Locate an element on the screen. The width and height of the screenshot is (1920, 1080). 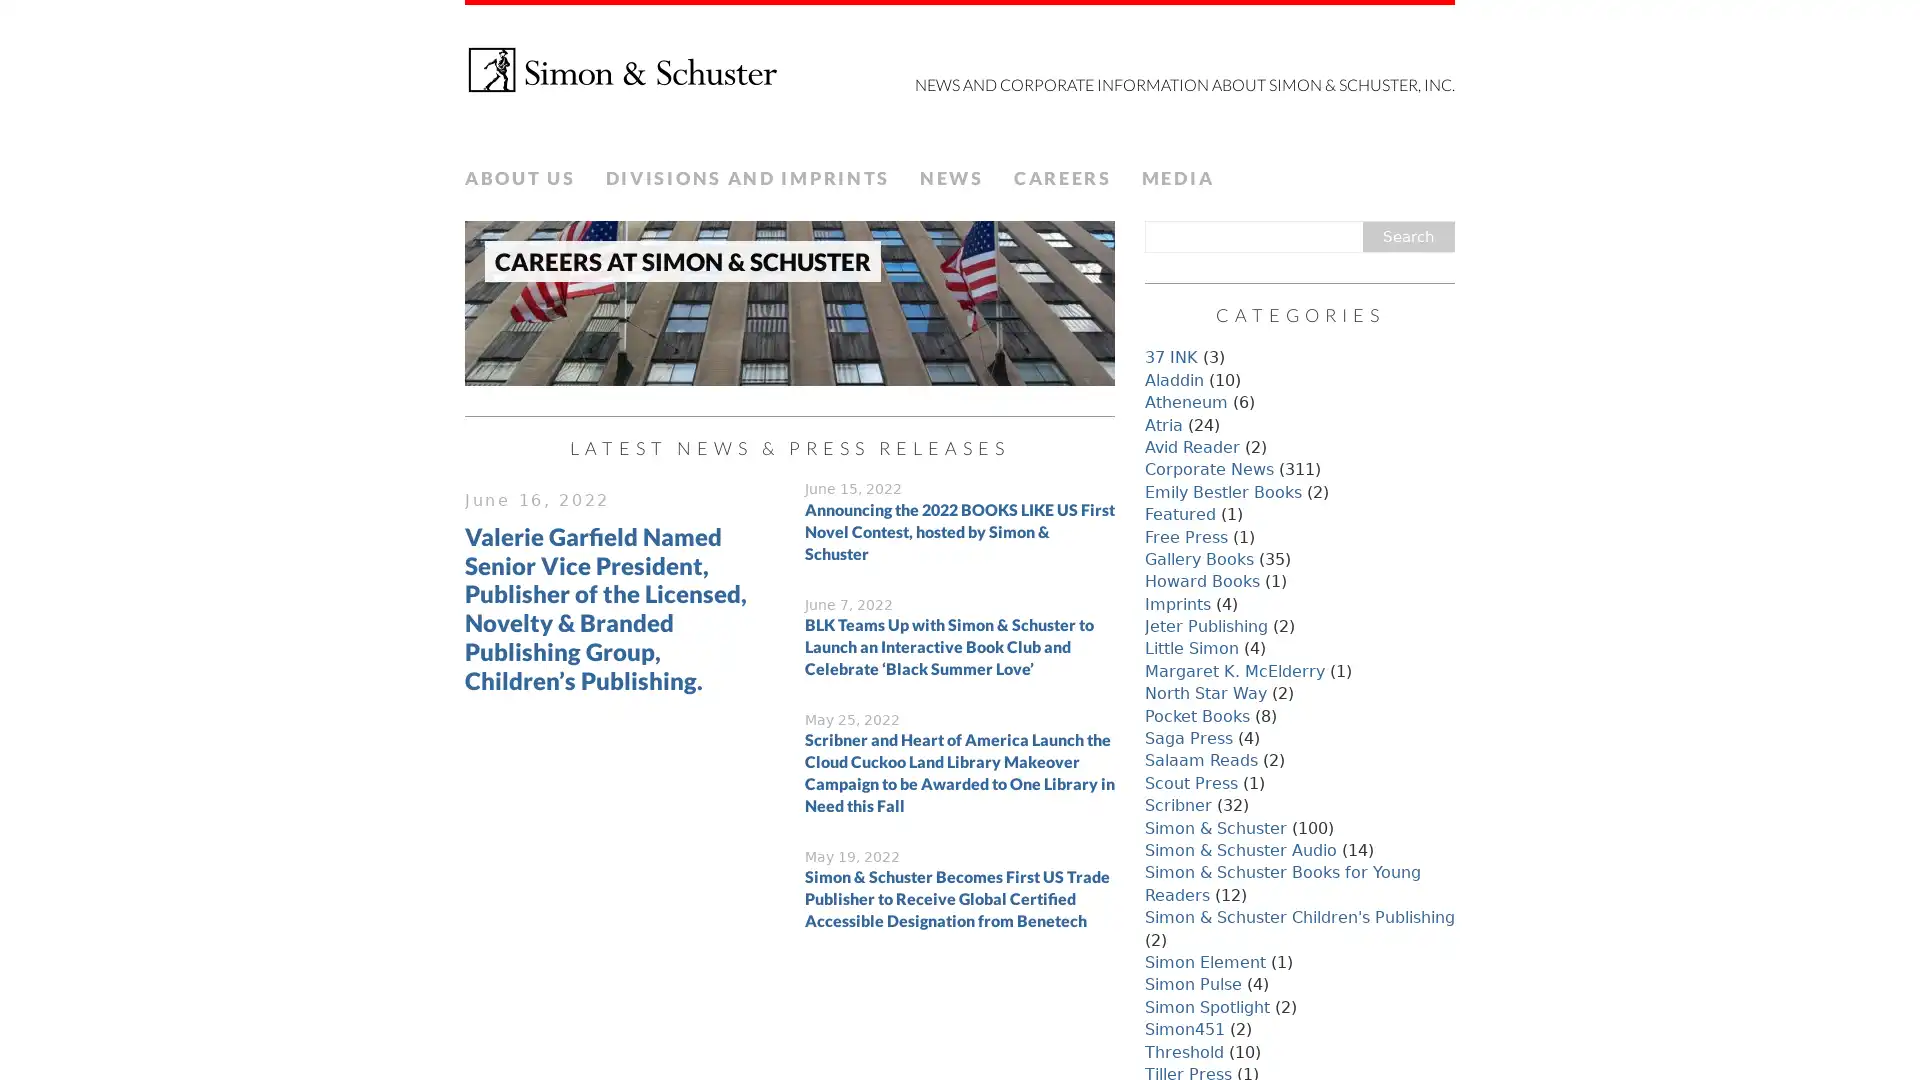
Search is located at coordinates (1407, 235).